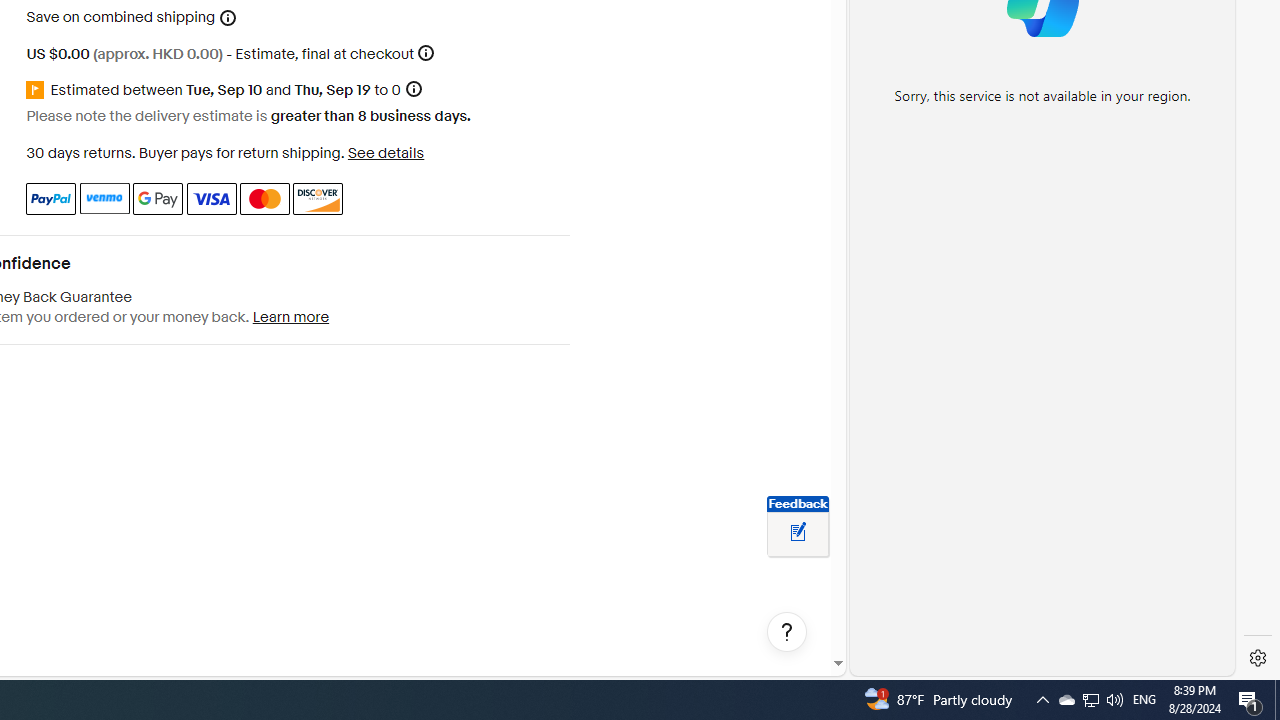 The image size is (1280, 720). I want to click on 'More information', so click(425, 51).